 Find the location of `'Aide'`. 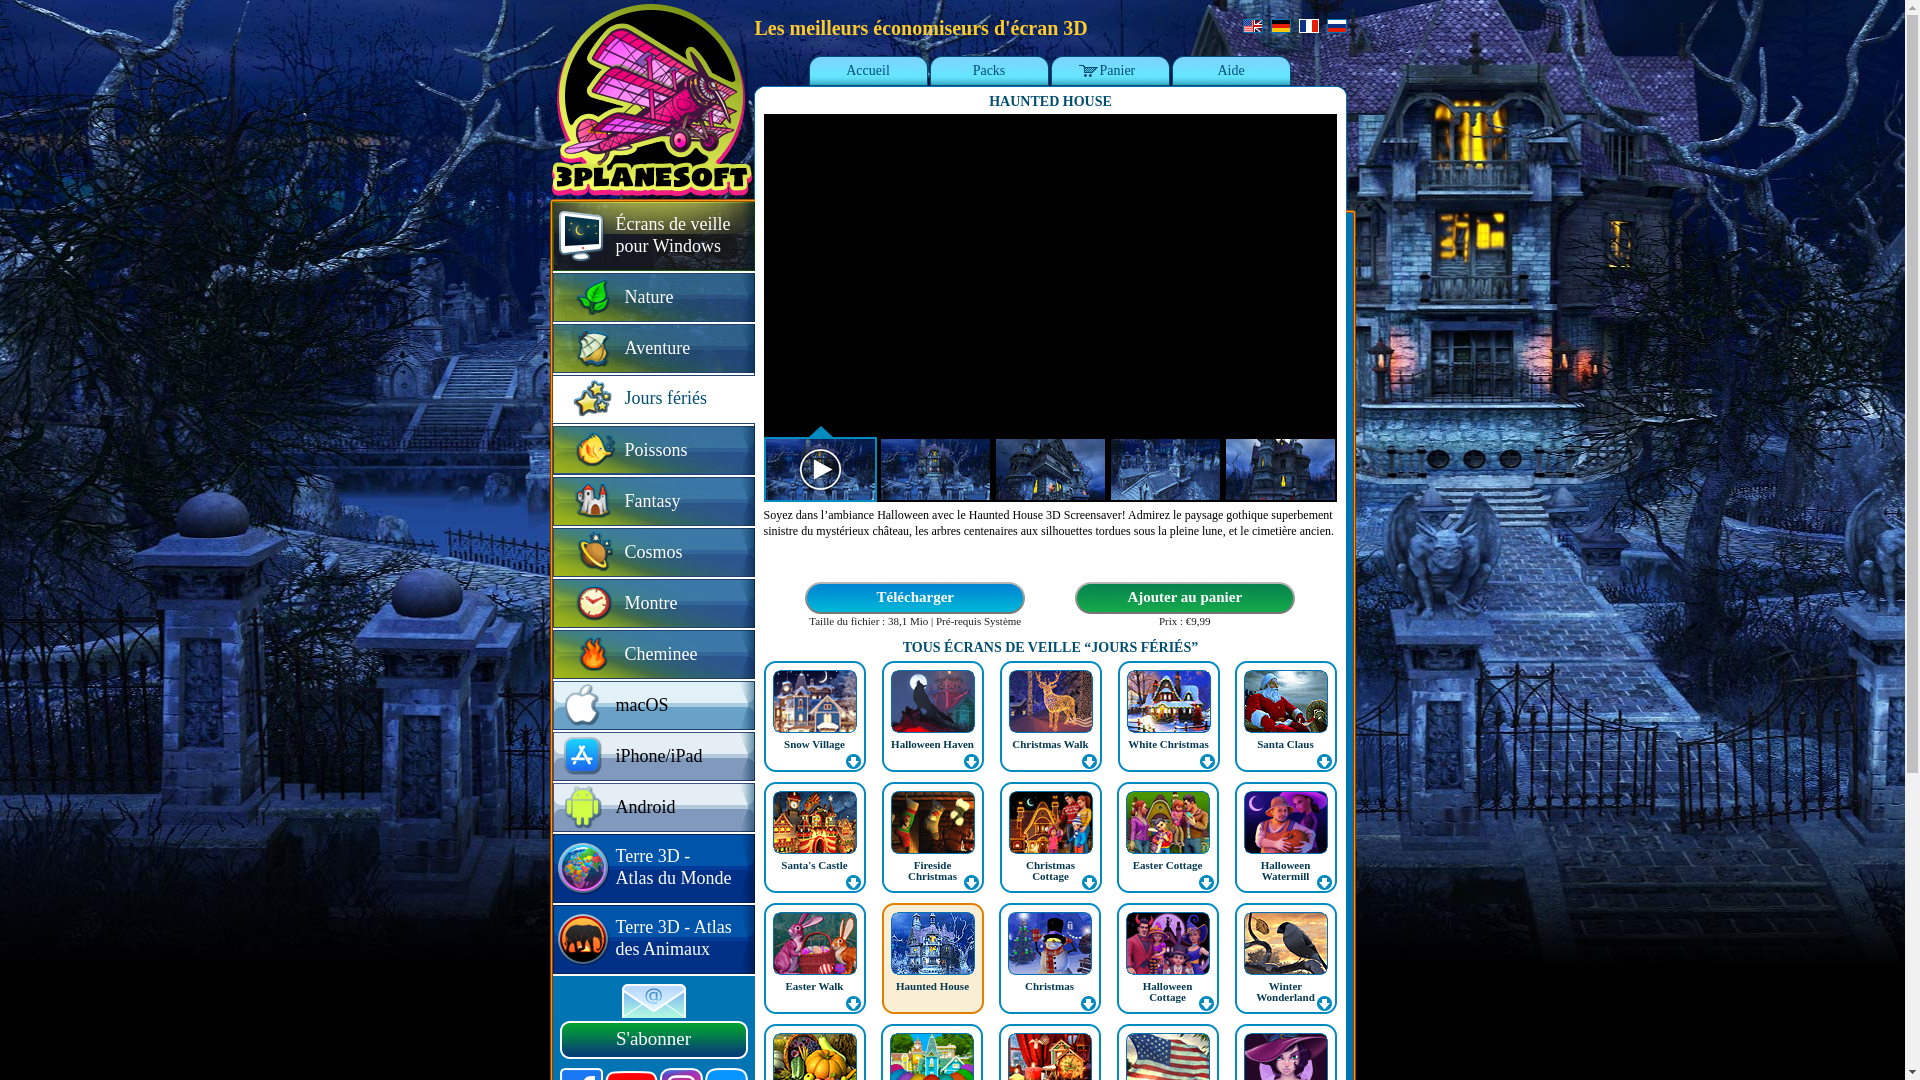

'Aide' is located at coordinates (1229, 71).